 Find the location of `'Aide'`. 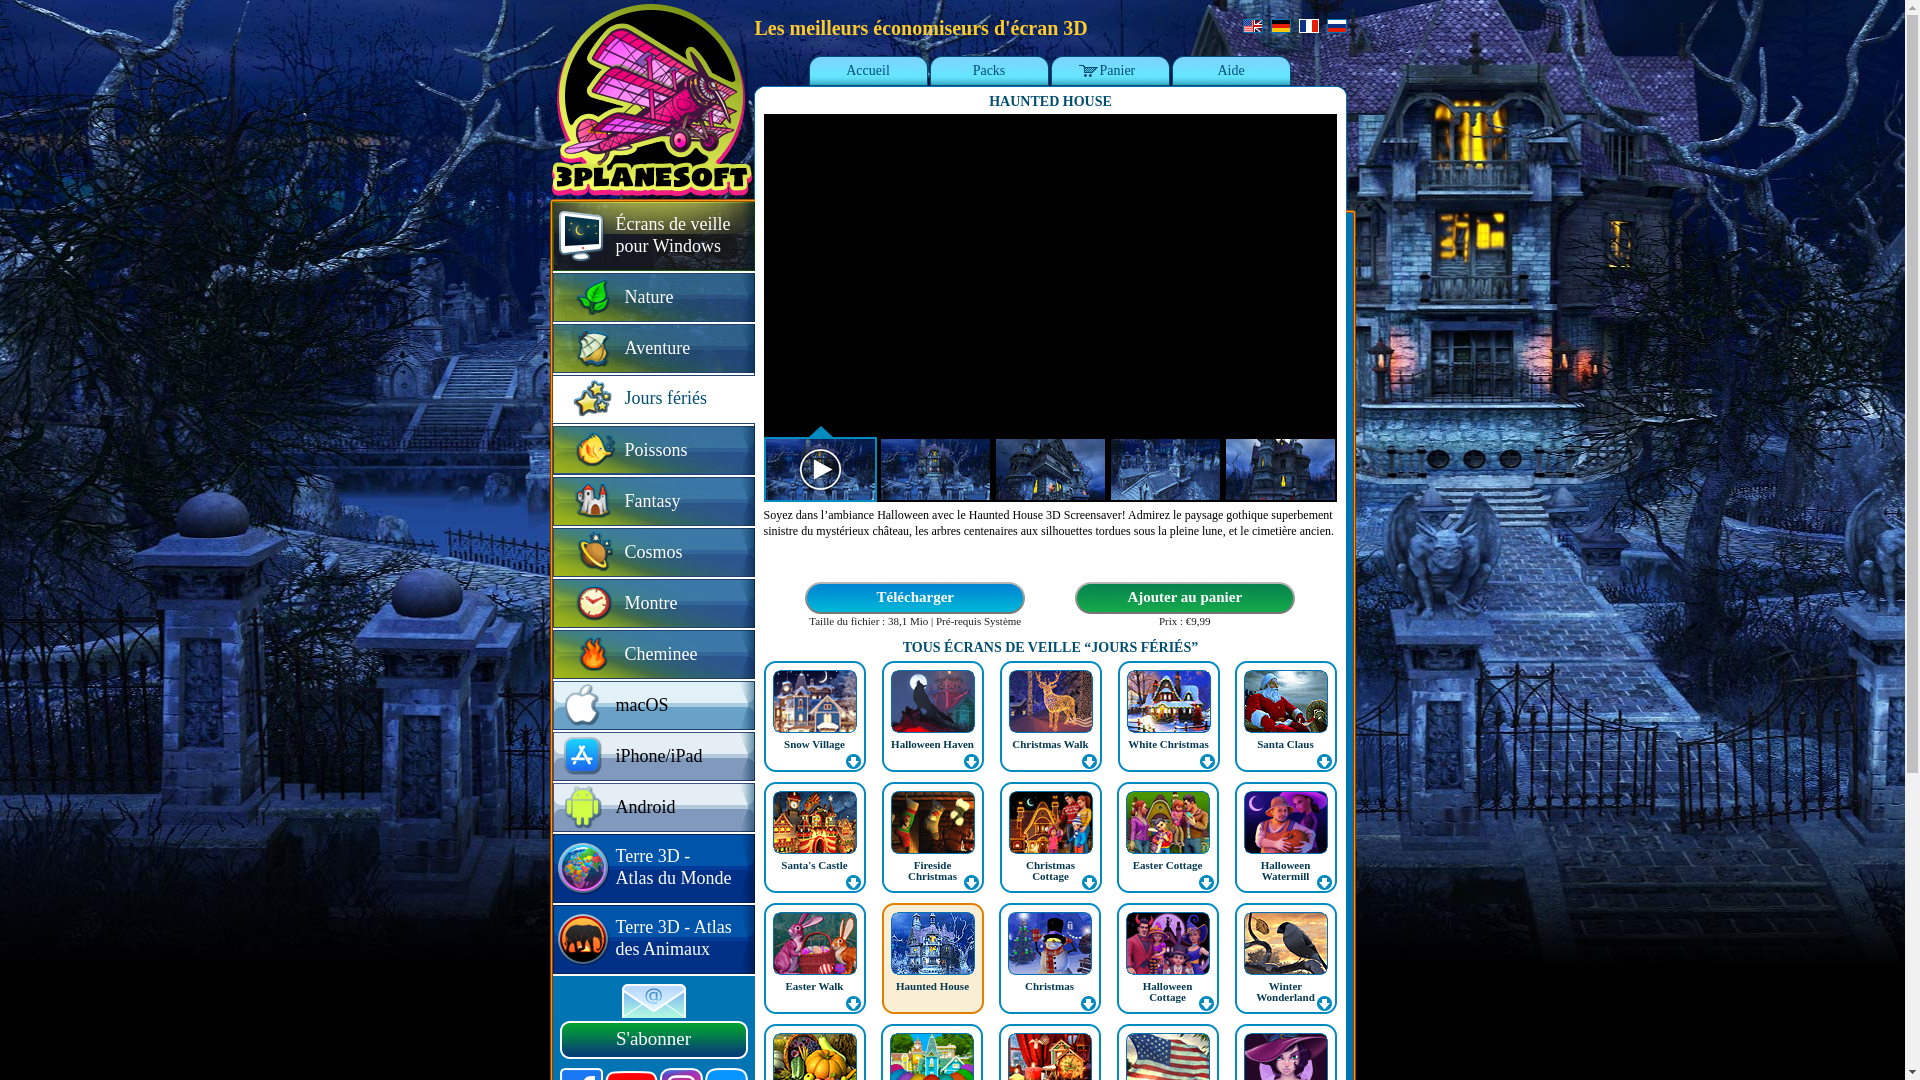

'Aide' is located at coordinates (1229, 71).